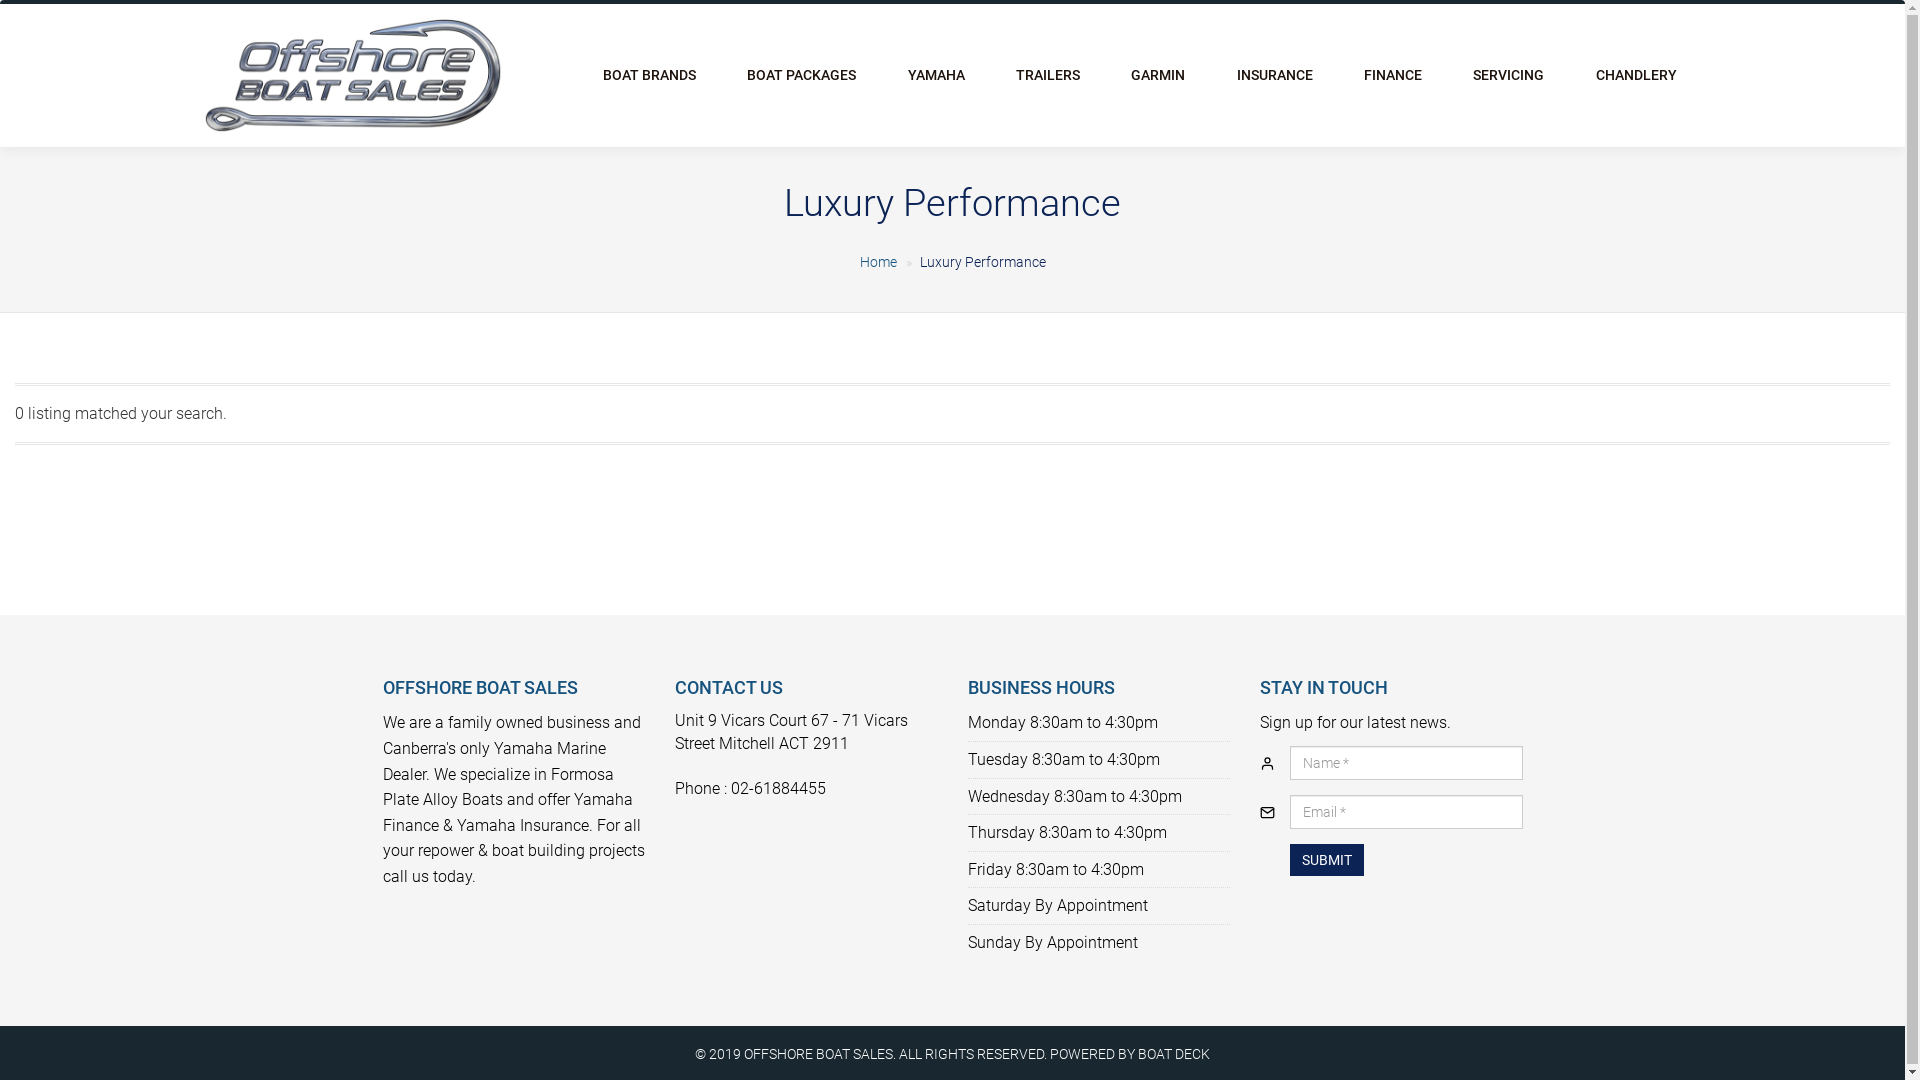 This screenshot has width=1920, height=1080. What do you see at coordinates (1046, 74) in the screenshot?
I see `'TRAILERS'` at bounding box center [1046, 74].